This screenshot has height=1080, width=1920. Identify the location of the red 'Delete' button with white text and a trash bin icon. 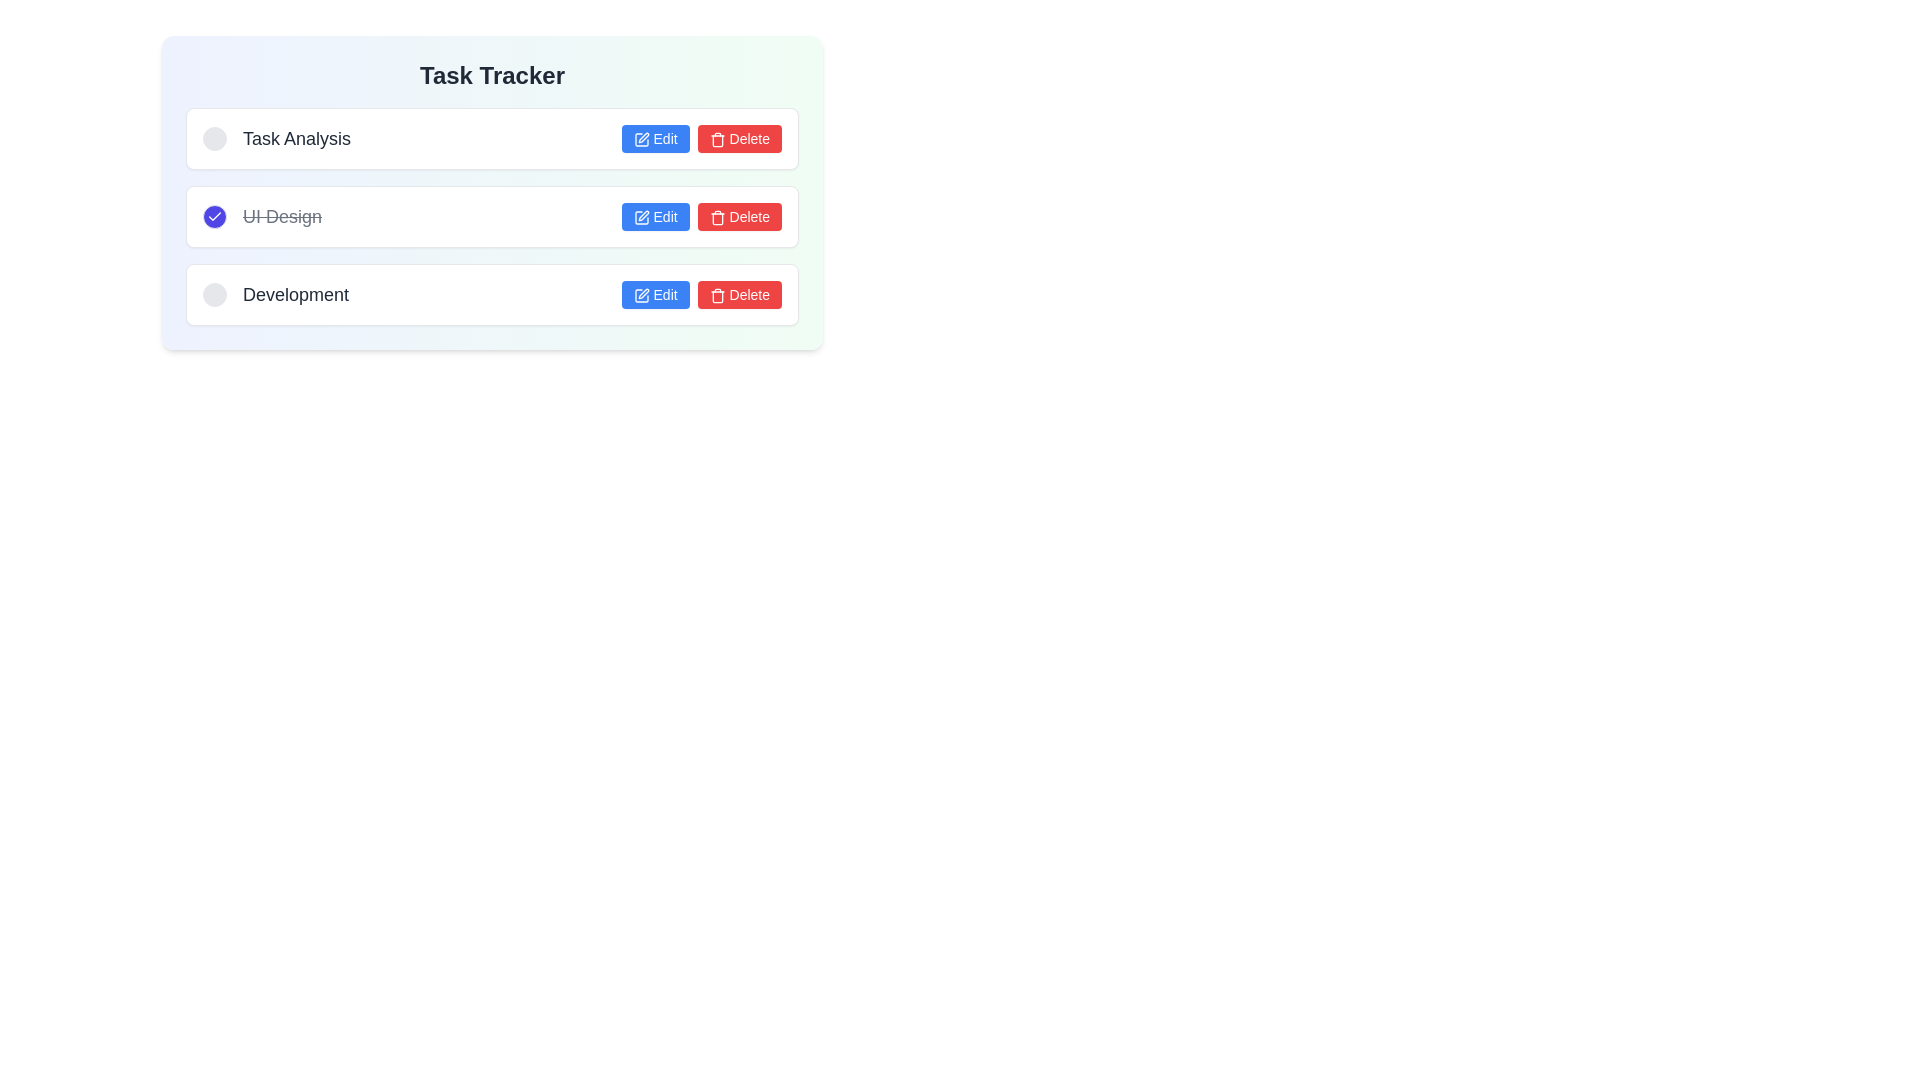
(738, 294).